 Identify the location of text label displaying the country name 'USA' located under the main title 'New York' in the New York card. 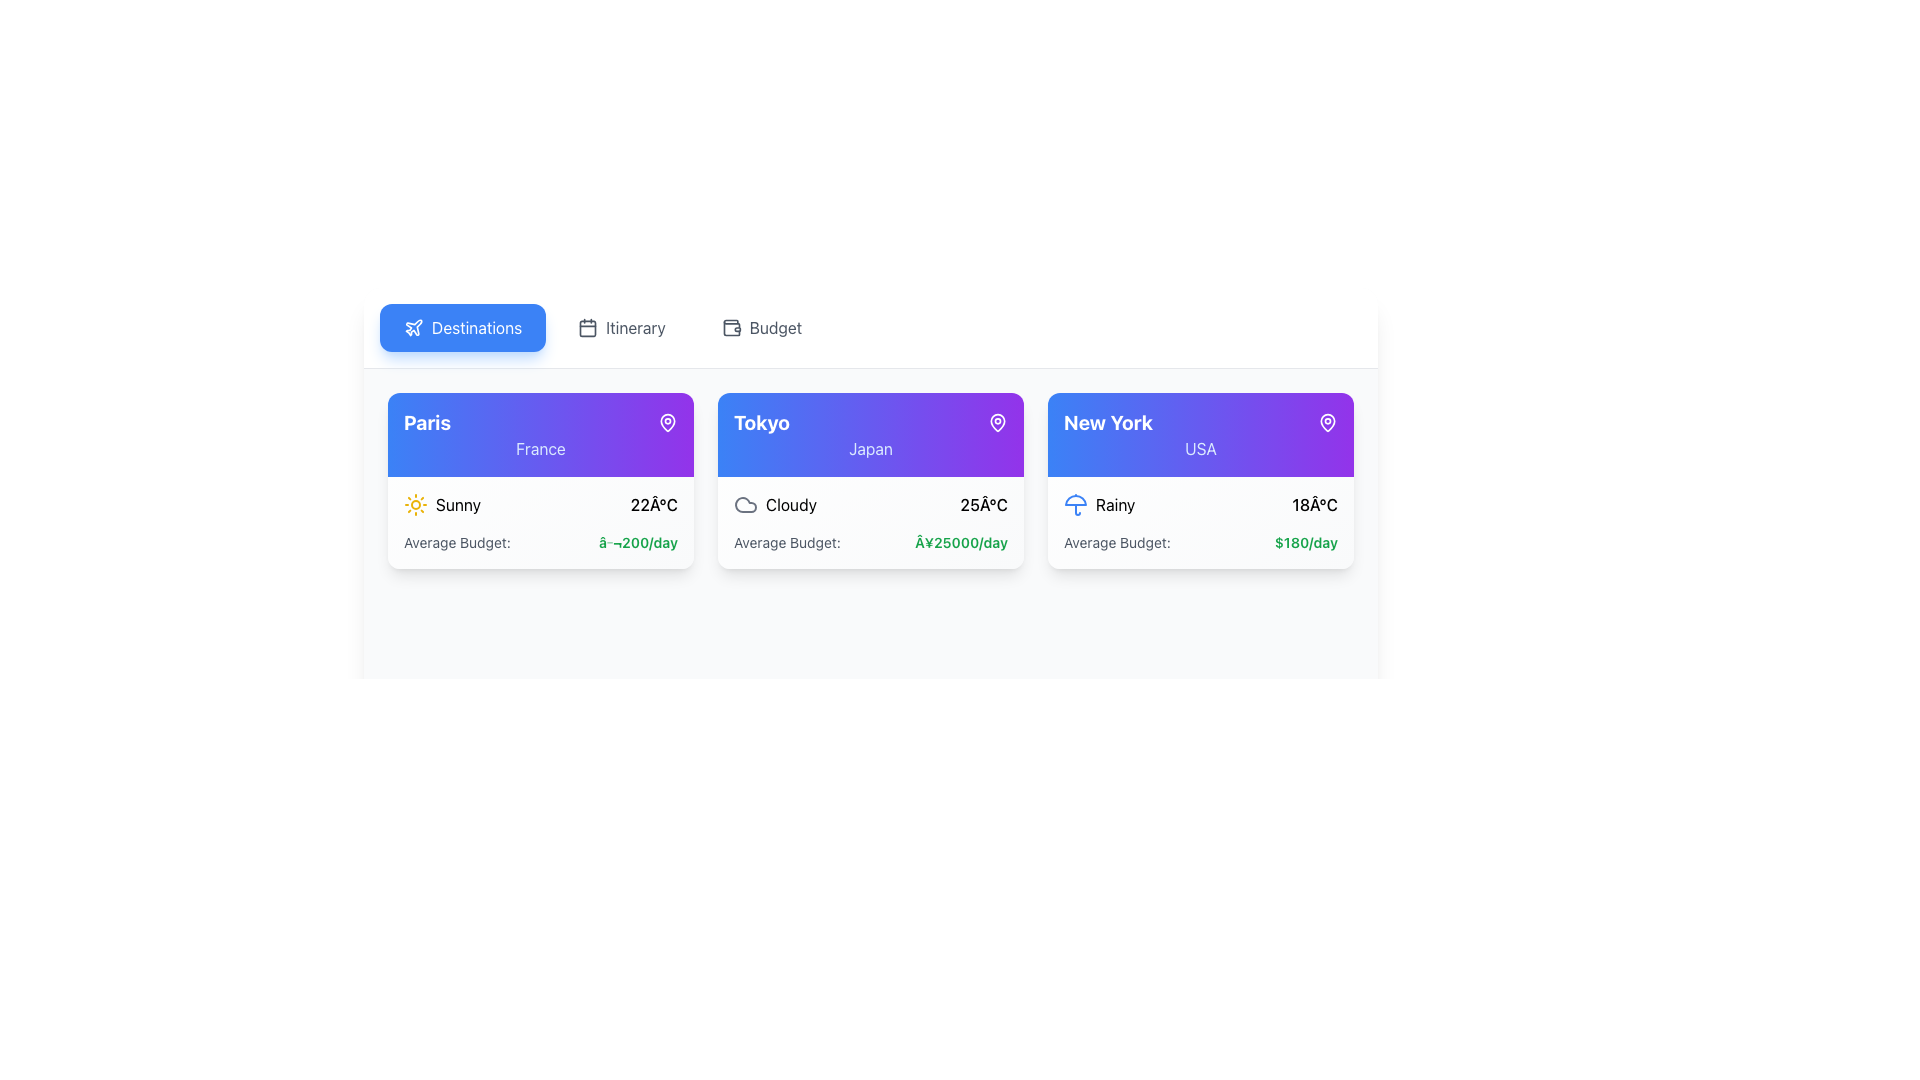
(1200, 447).